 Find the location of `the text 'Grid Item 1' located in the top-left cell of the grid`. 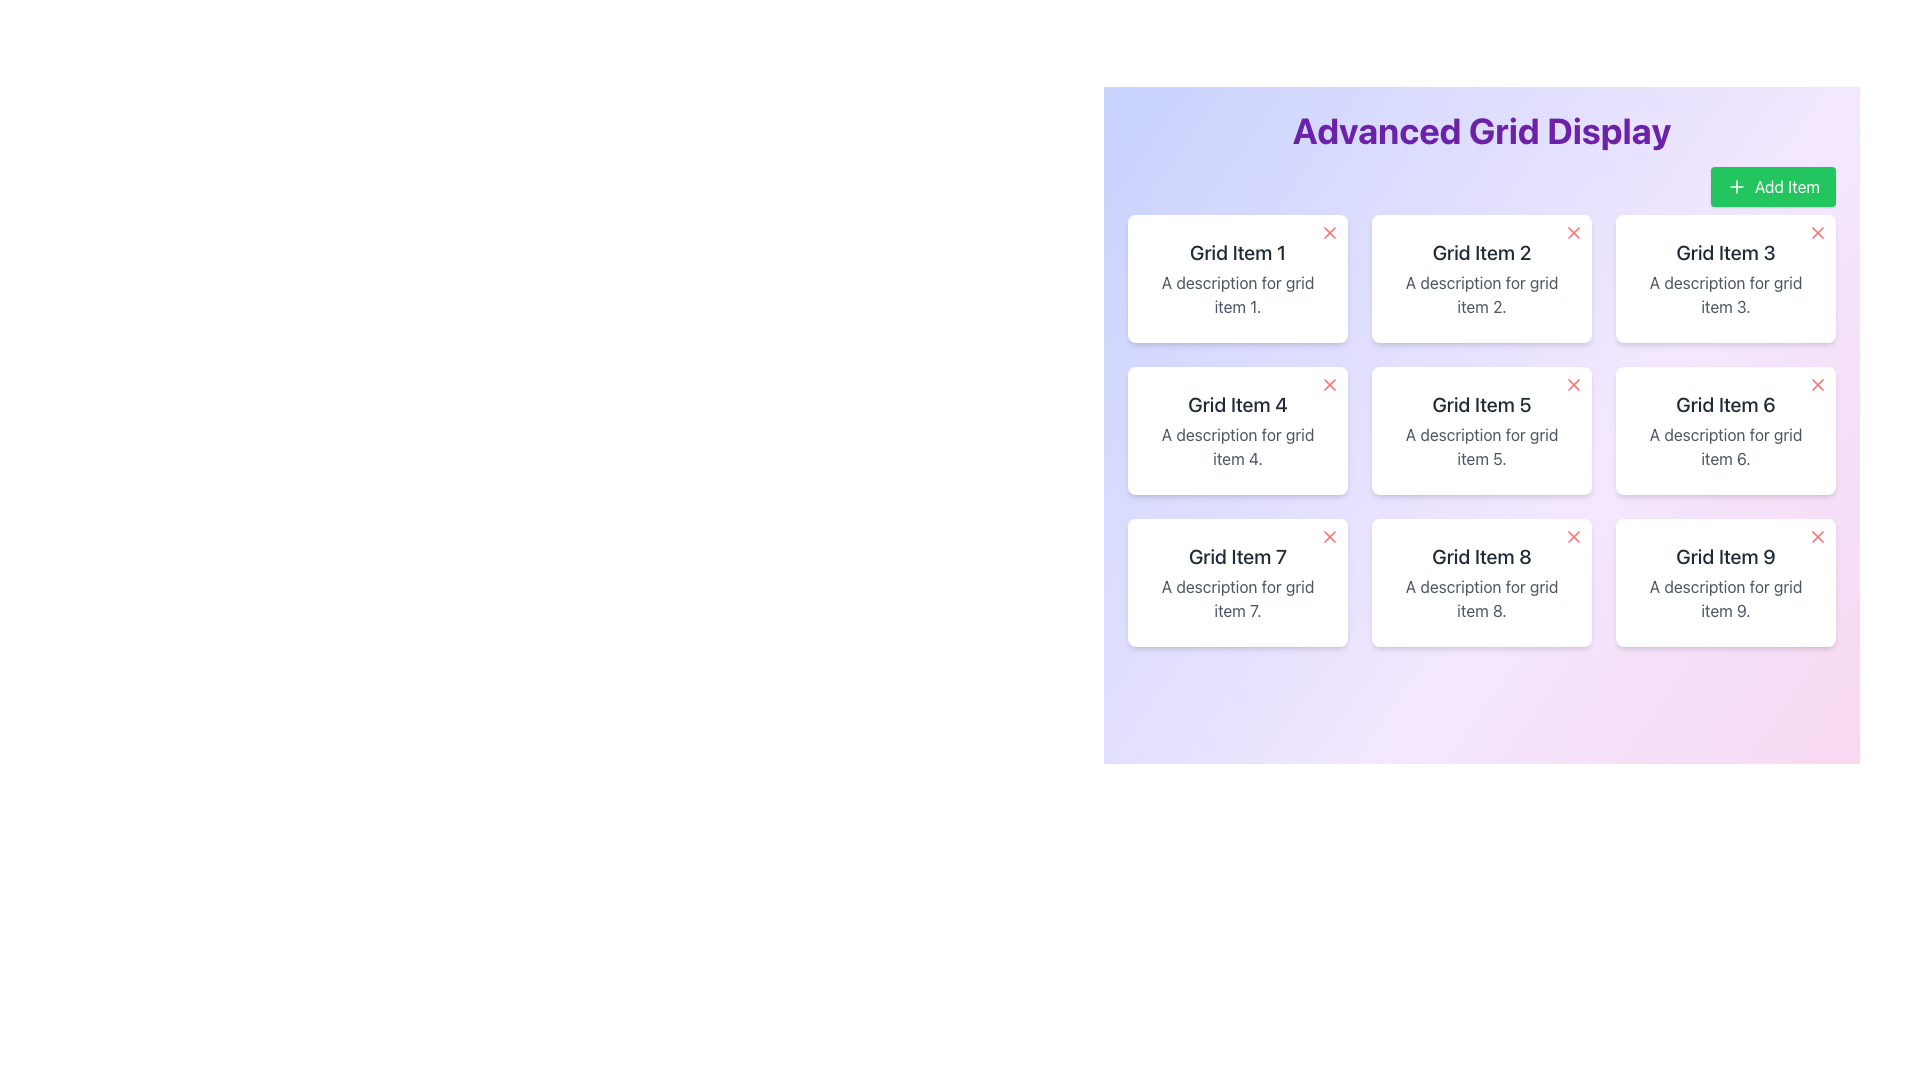

the text 'Grid Item 1' located in the top-left cell of the grid is located at coordinates (1237, 252).